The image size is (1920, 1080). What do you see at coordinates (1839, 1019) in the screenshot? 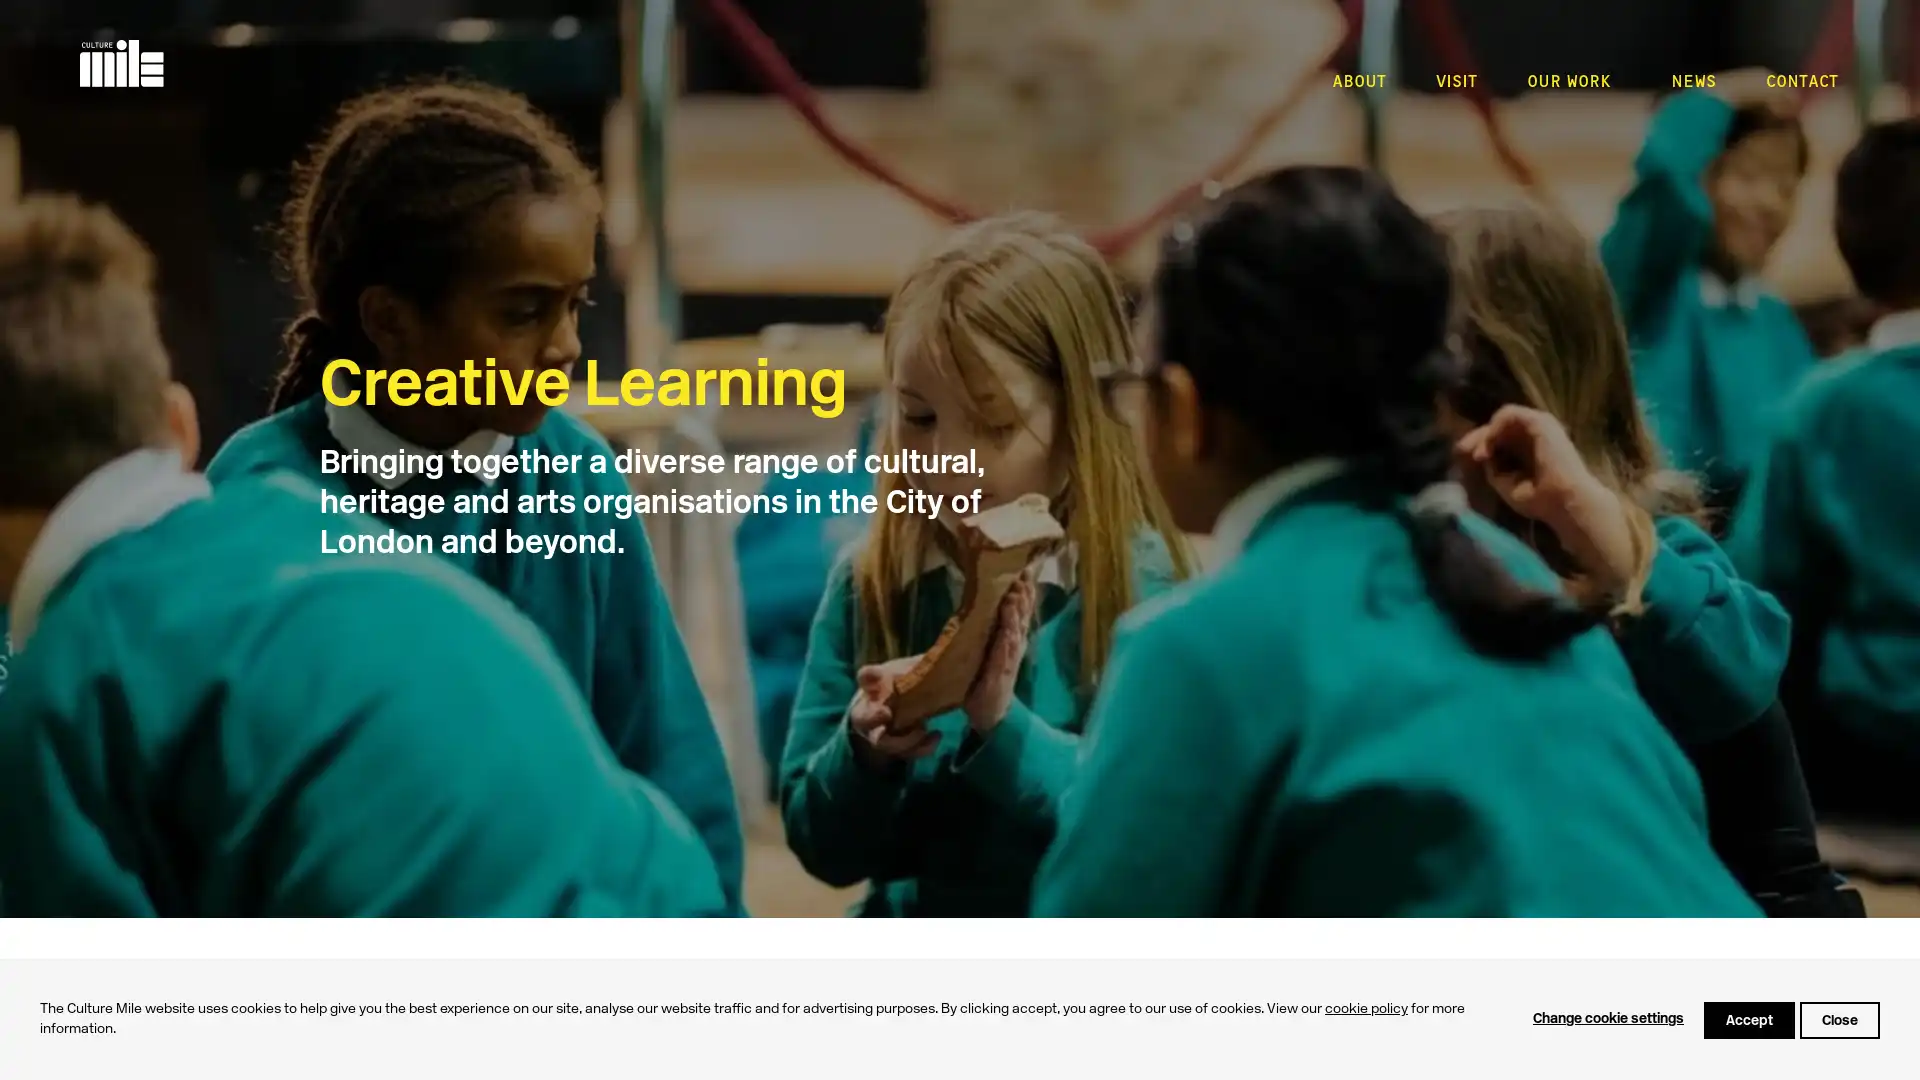
I see `Close` at bounding box center [1839, 1019].